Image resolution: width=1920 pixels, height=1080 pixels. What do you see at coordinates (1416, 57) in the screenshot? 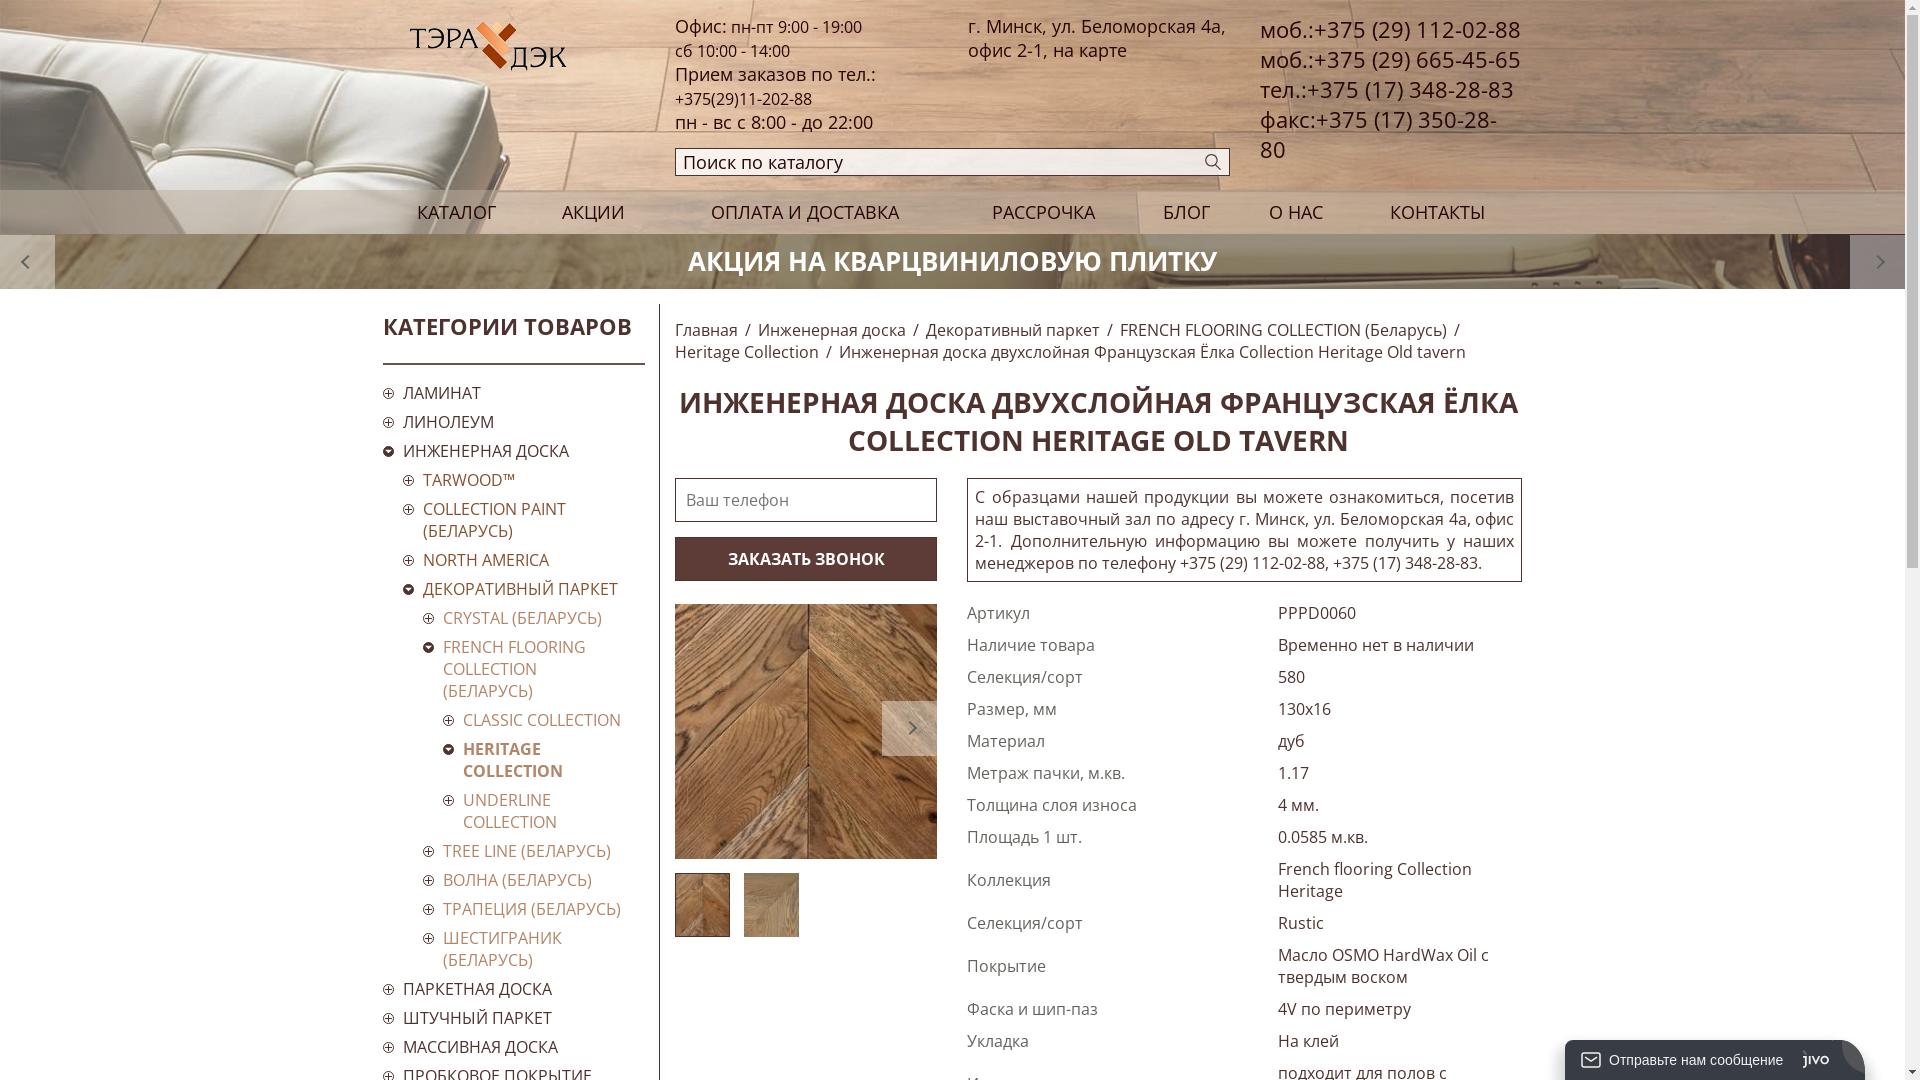
I see `'+375 (29) 665-45-65'` at bounding box center [1416, 57].